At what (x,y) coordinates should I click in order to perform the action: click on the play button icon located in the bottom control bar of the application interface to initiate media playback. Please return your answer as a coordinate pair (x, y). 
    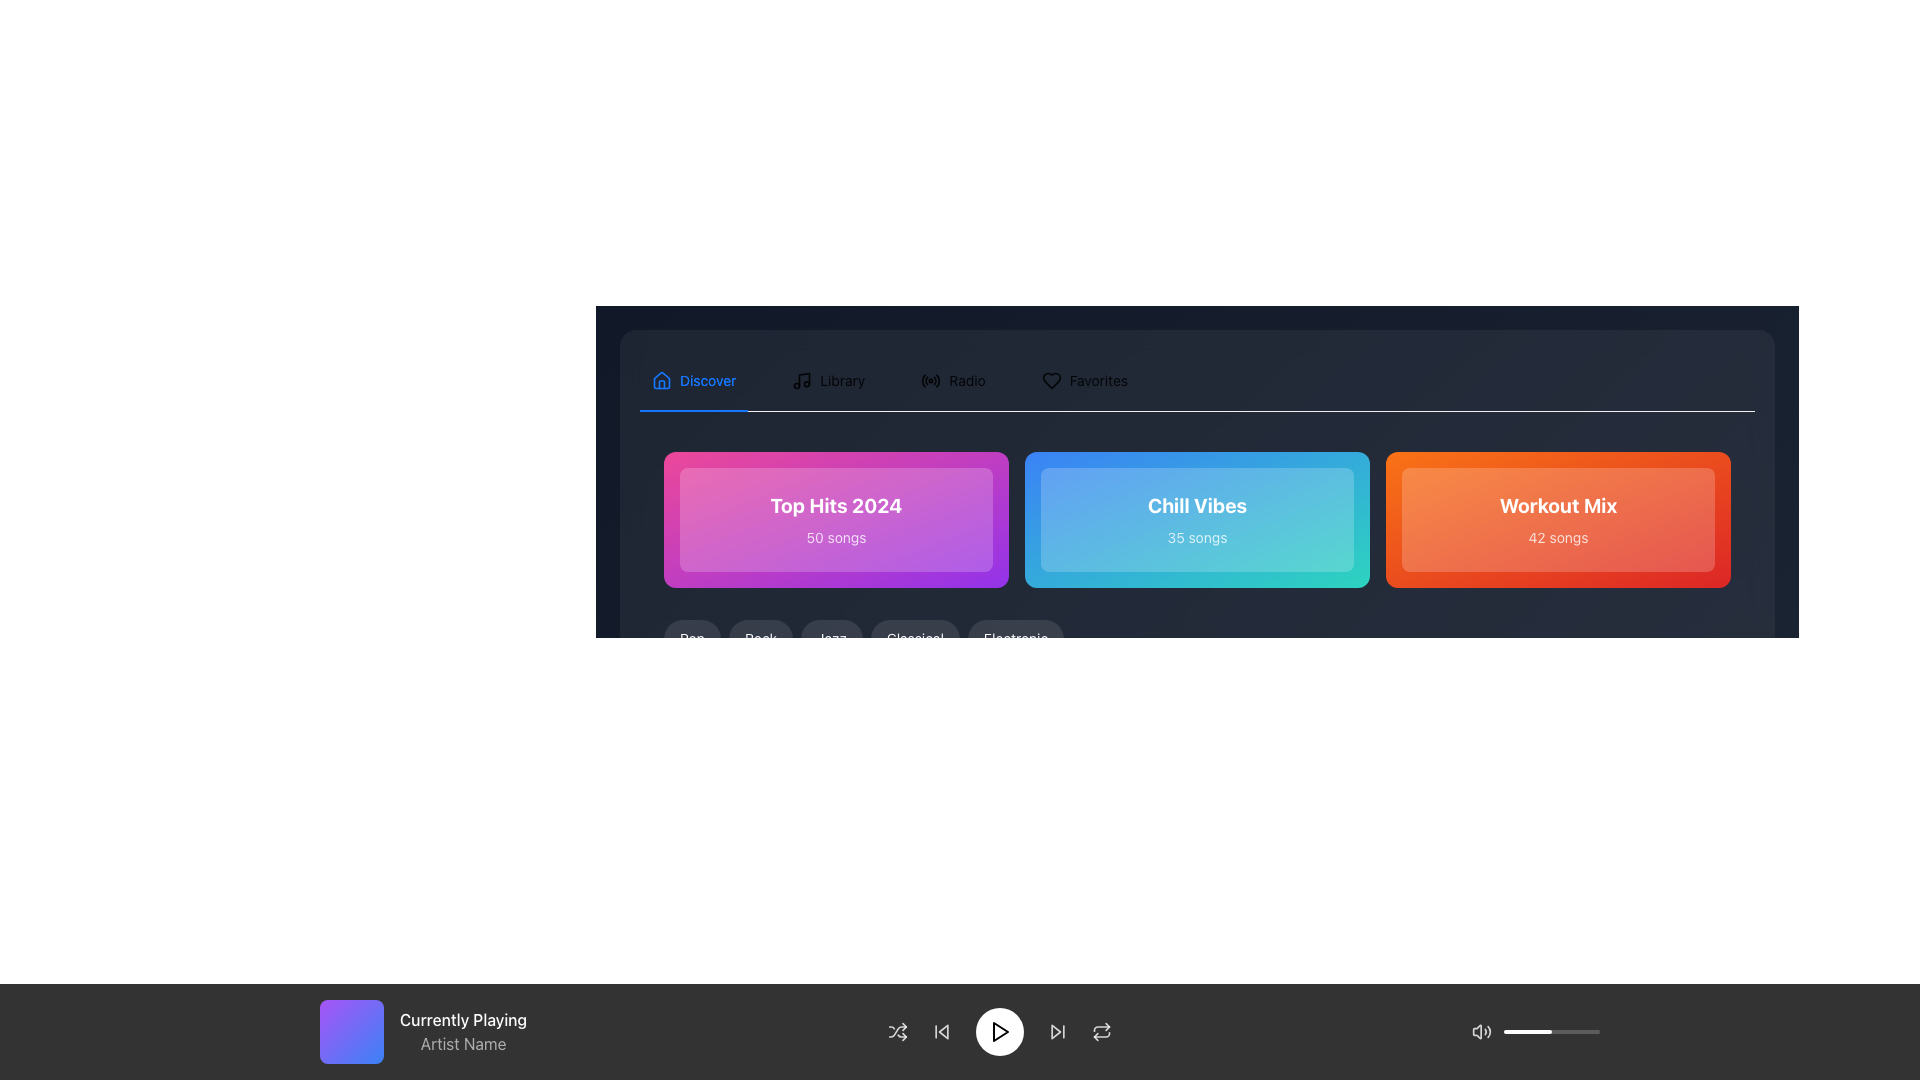
    Looking at the image, I should click on (1000, 1032).